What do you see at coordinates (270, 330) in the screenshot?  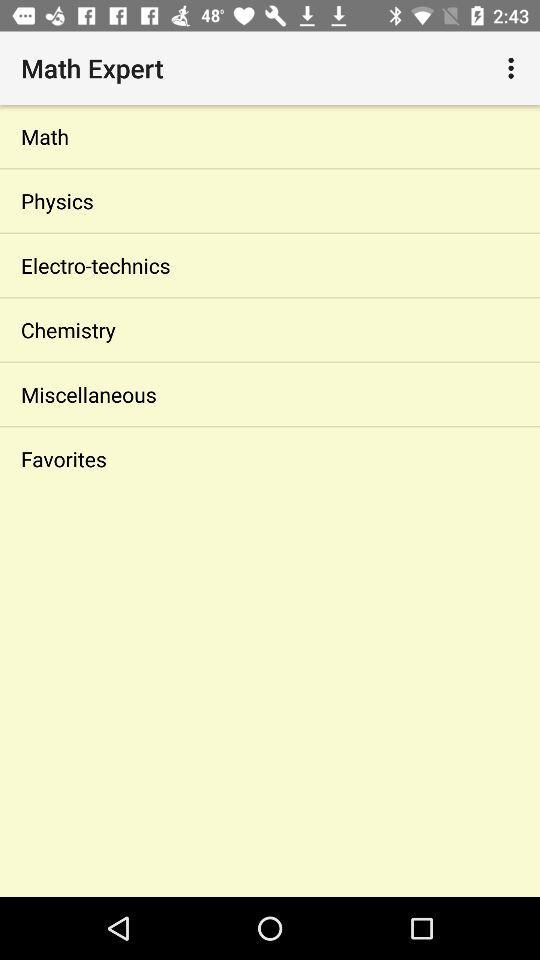 I see `icon below electro-technics item` at bounding box center [270, 330].